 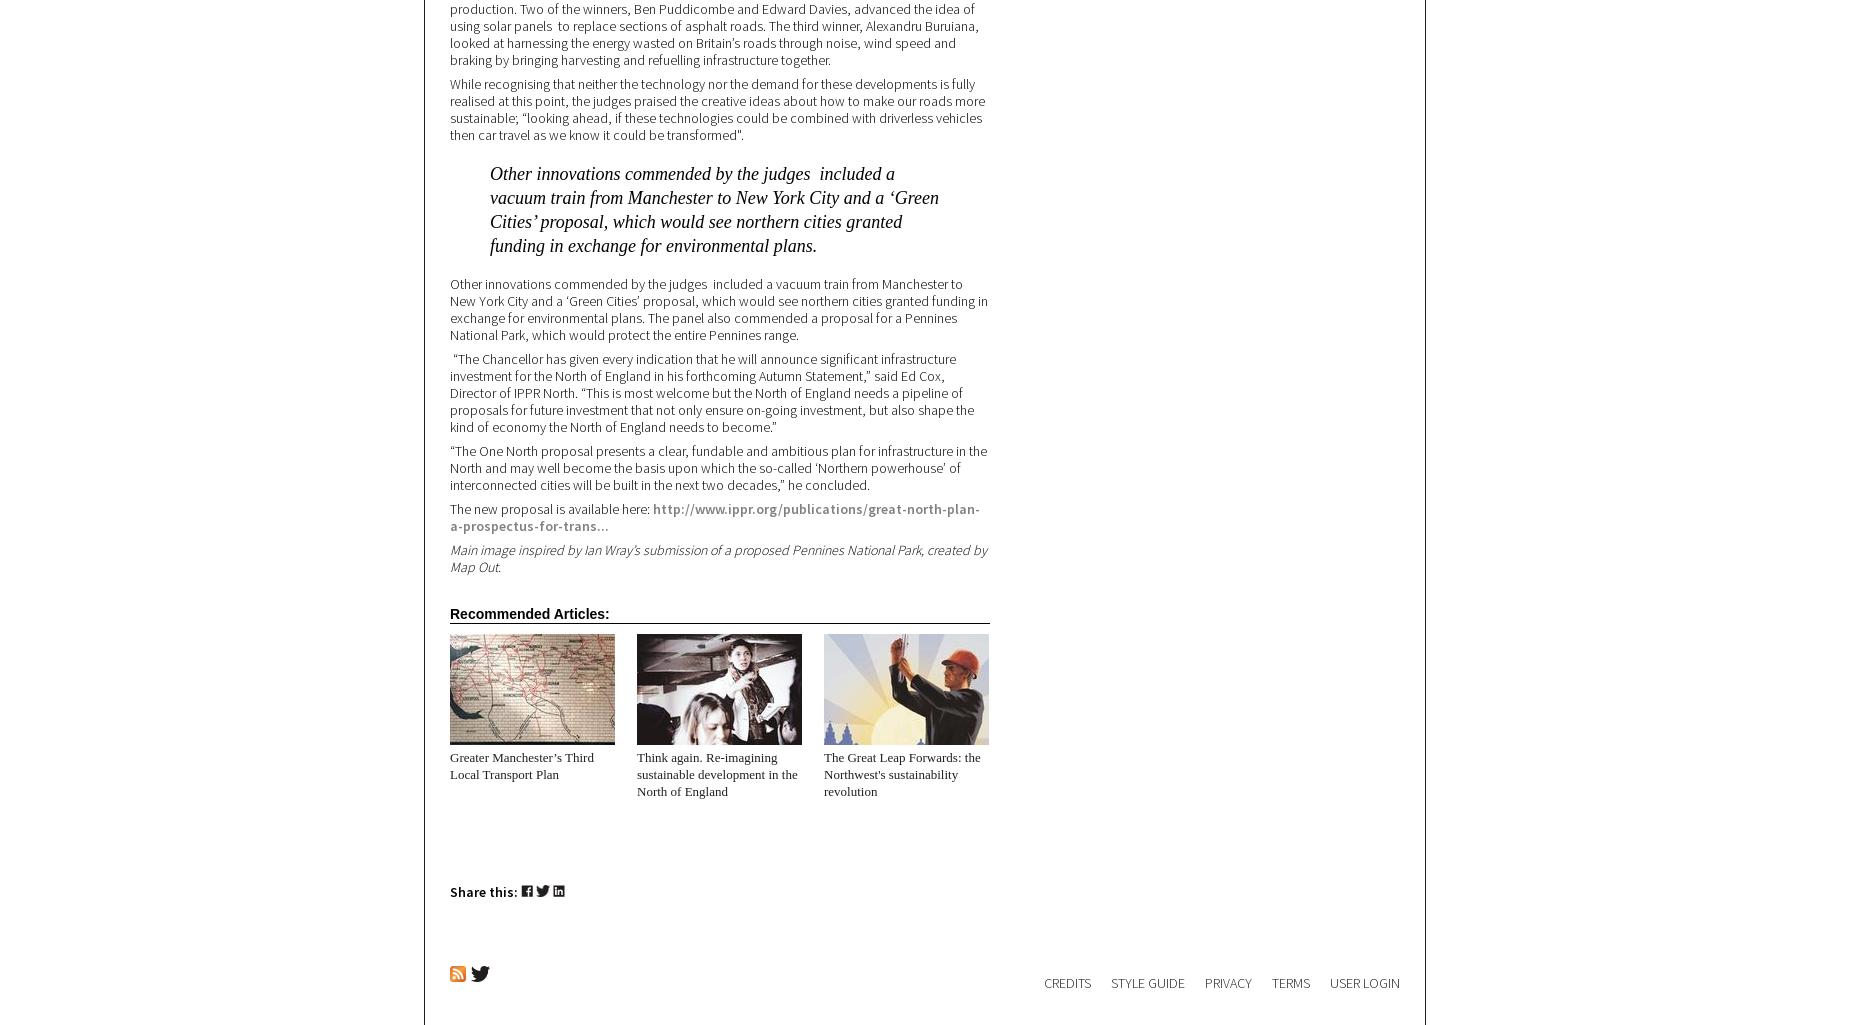 I want to click on '“The One North proposal presents a clear, fundable and ambitious plan for infrastructure in the North and may well become the basis upon which the so-called ‘Northern powerhouse’ of interconnected cities will be built in the next two decades,” he concluded.', so click(x=718, y=468).